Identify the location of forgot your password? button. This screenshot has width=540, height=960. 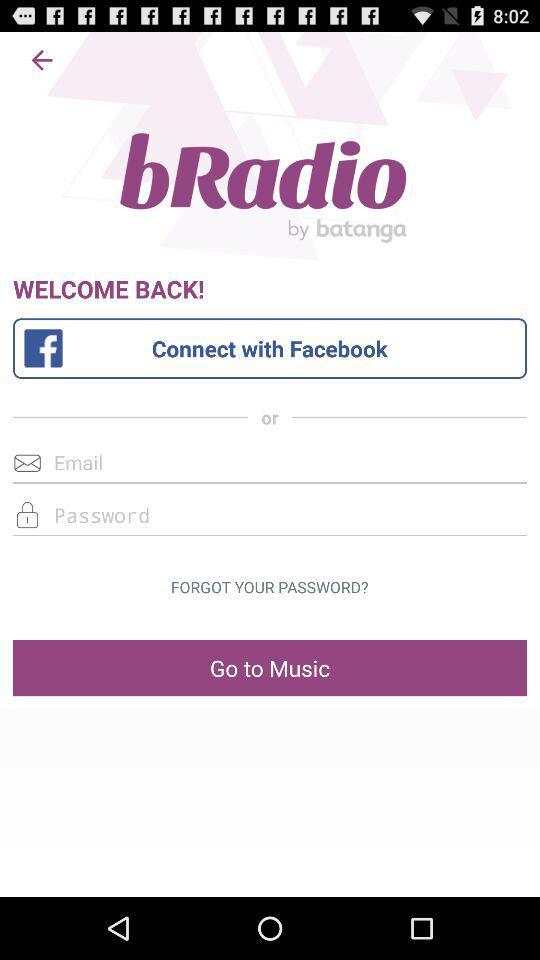
(269, 587).